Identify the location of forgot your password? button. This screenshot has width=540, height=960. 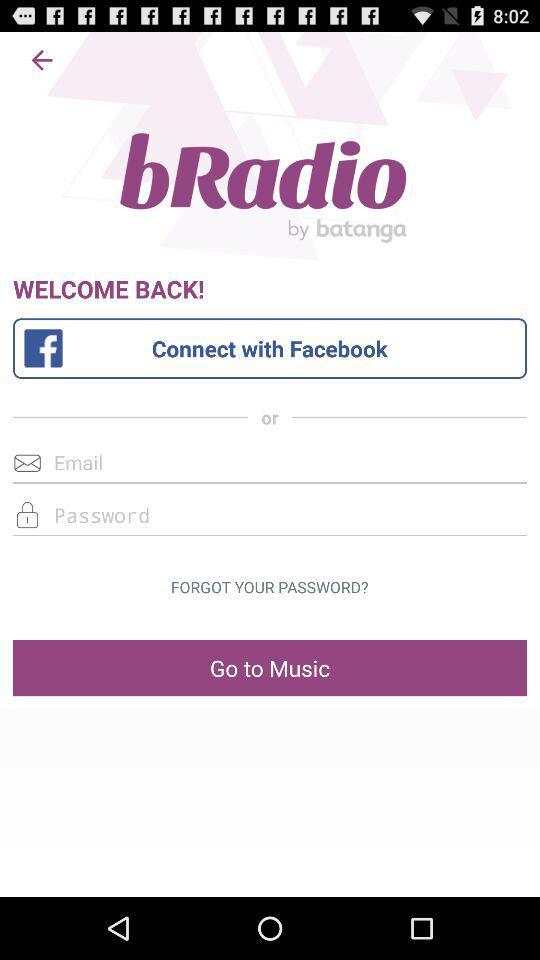
(269, 587).